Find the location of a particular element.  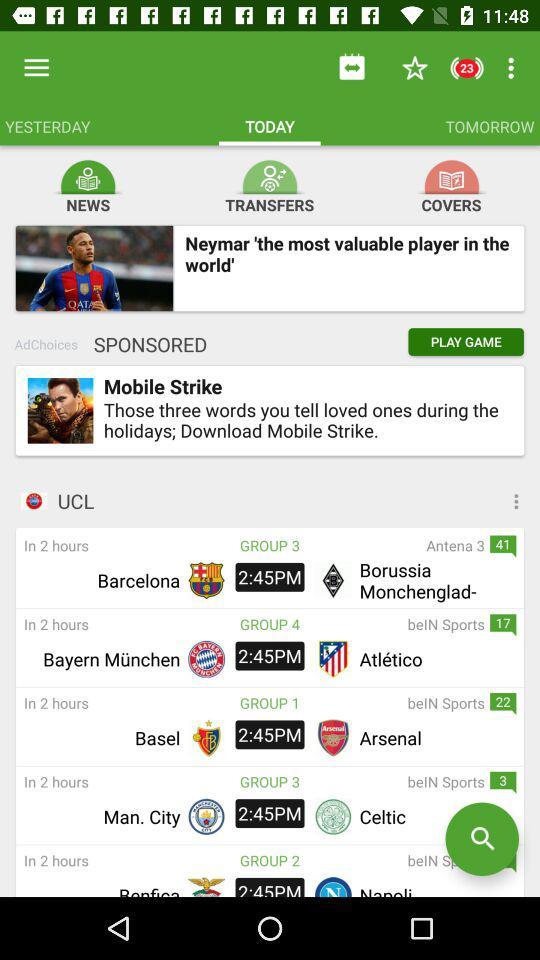

the search icon is located at coordinates (481, 839).